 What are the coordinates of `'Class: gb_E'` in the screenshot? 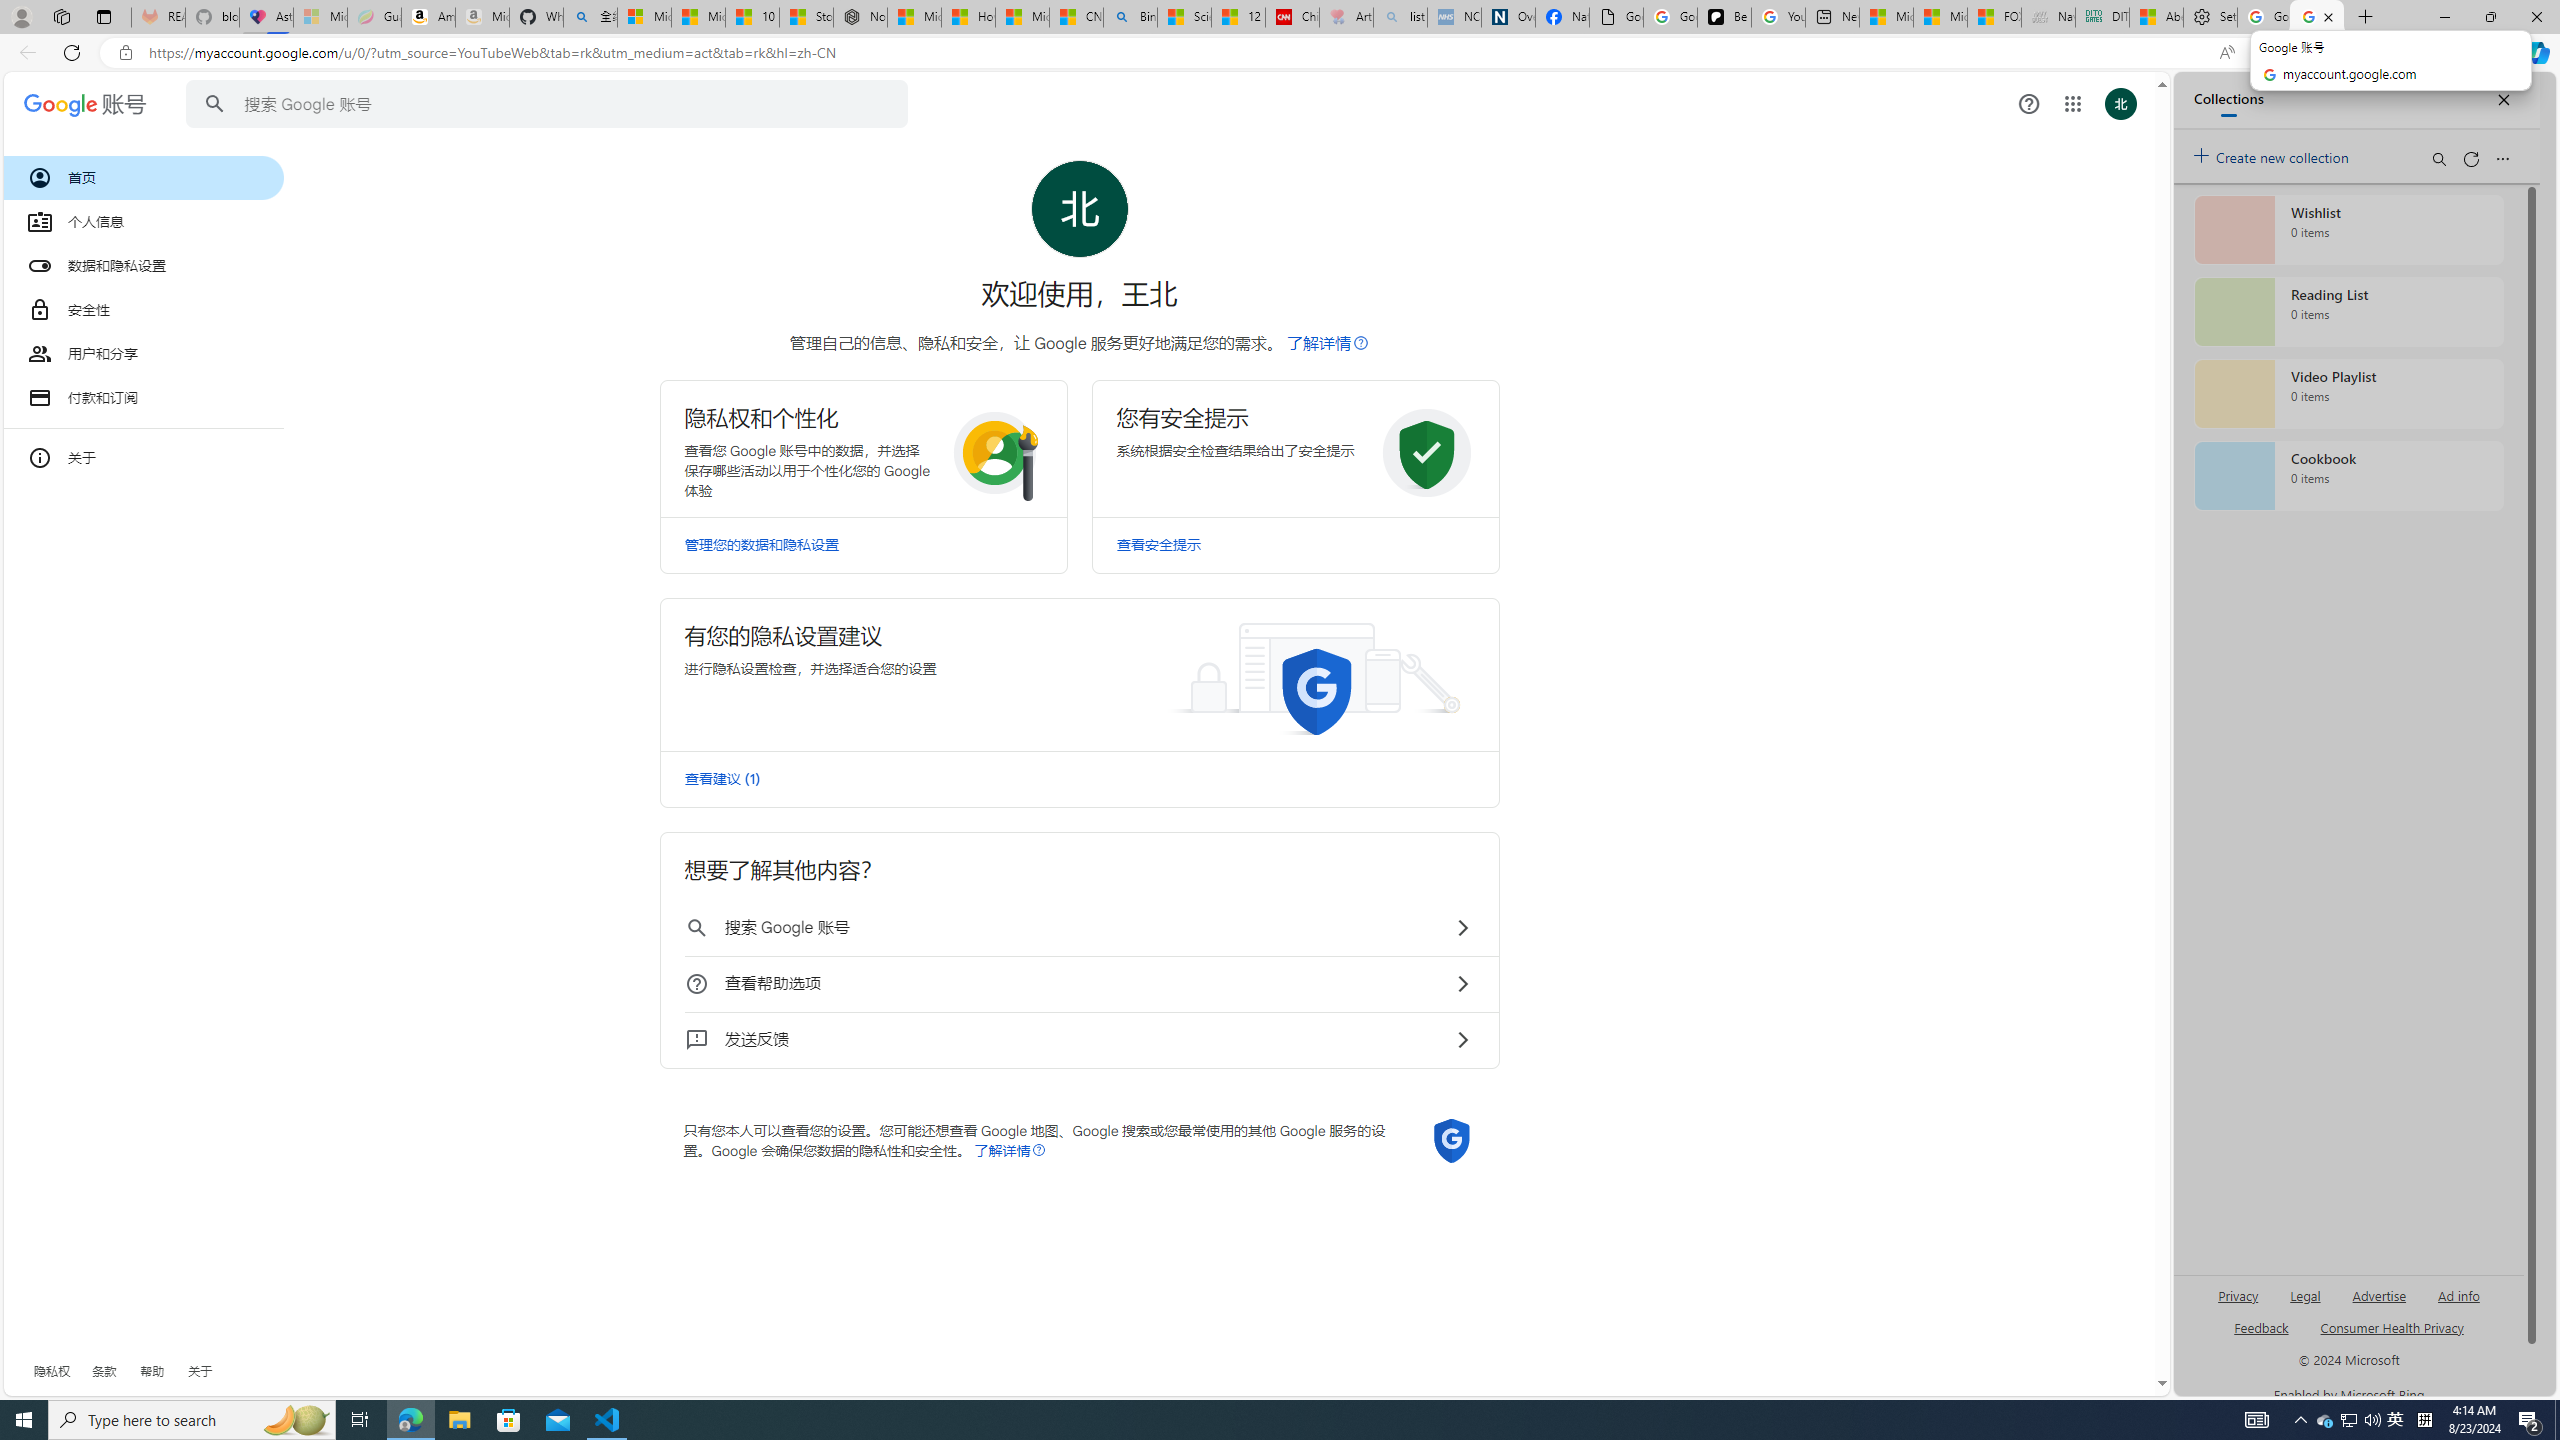 It's located at (2071, 103).